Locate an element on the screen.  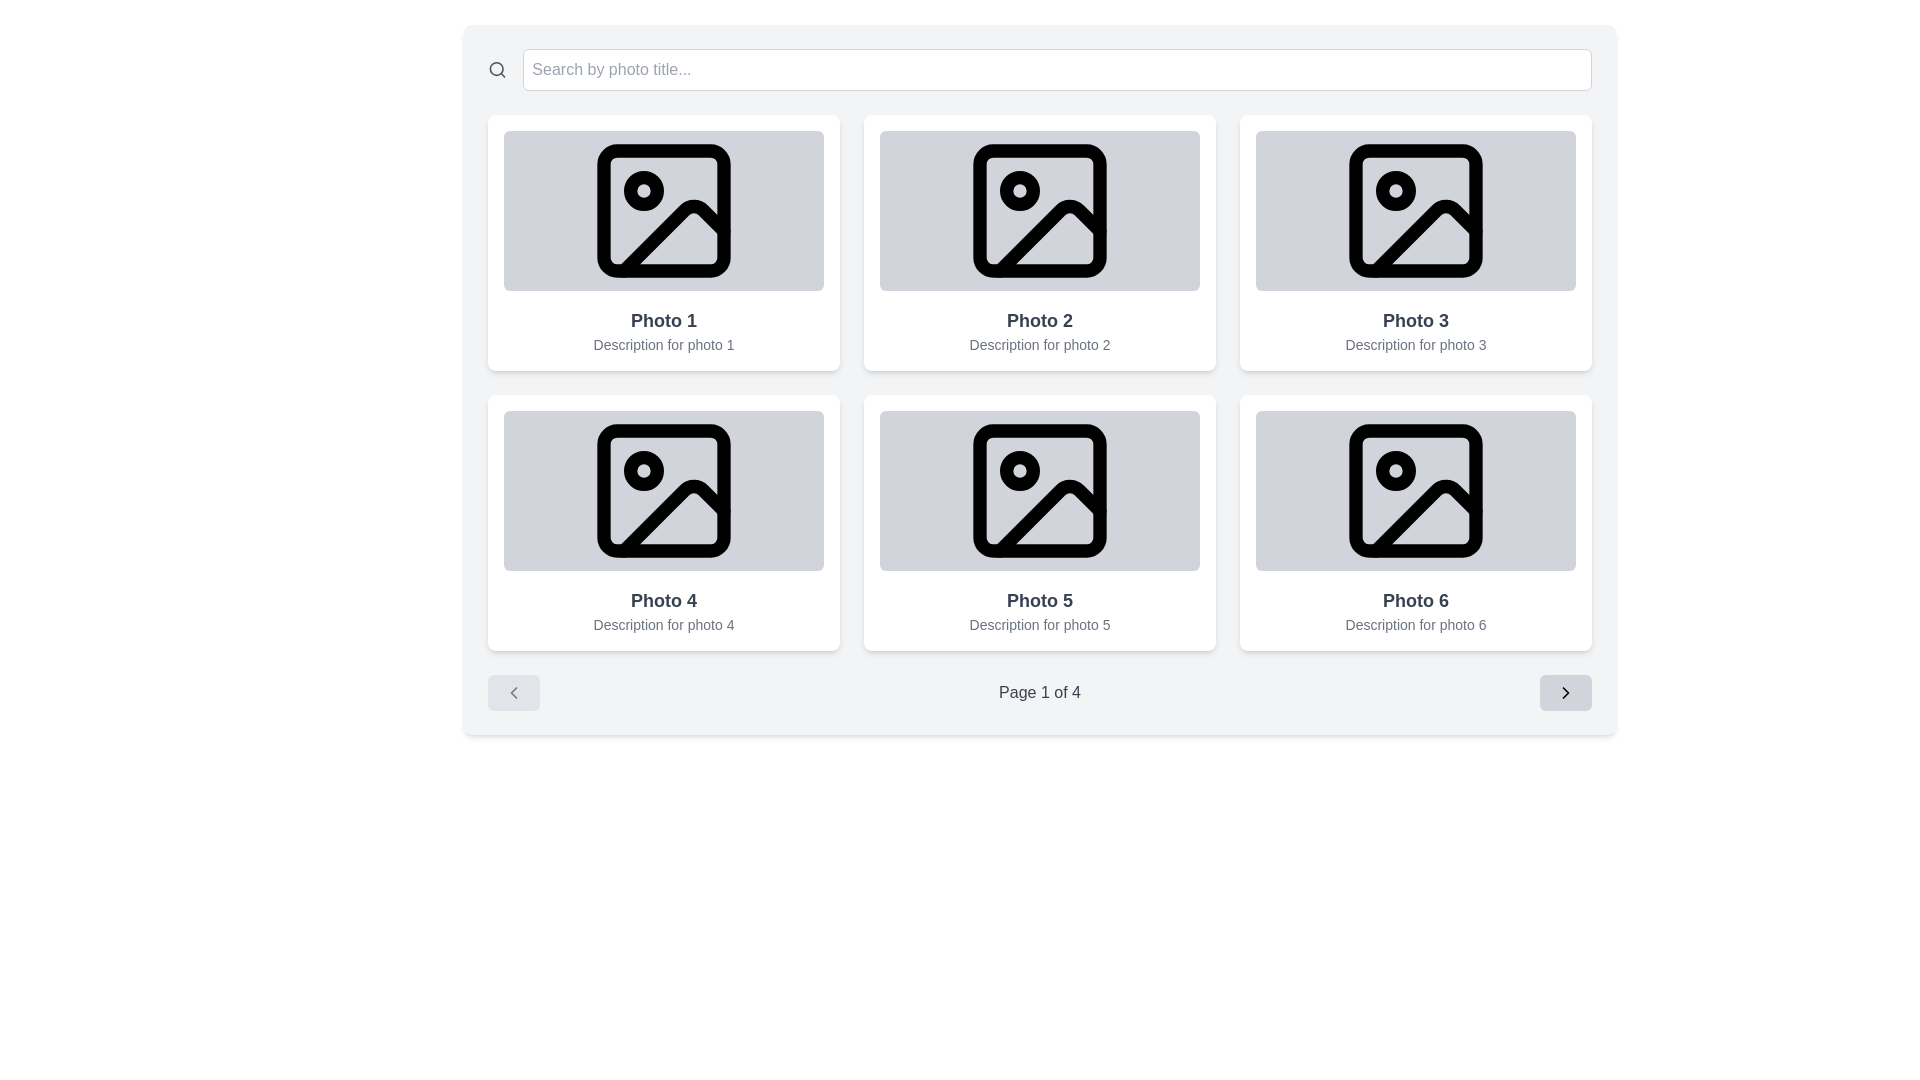
the black geometric line icon resembling a triangular shape with a diagonal bar across it, located within the fifth photo thumbnail in the second row of a six-item photo grid is located at coordinates (1049, 516).